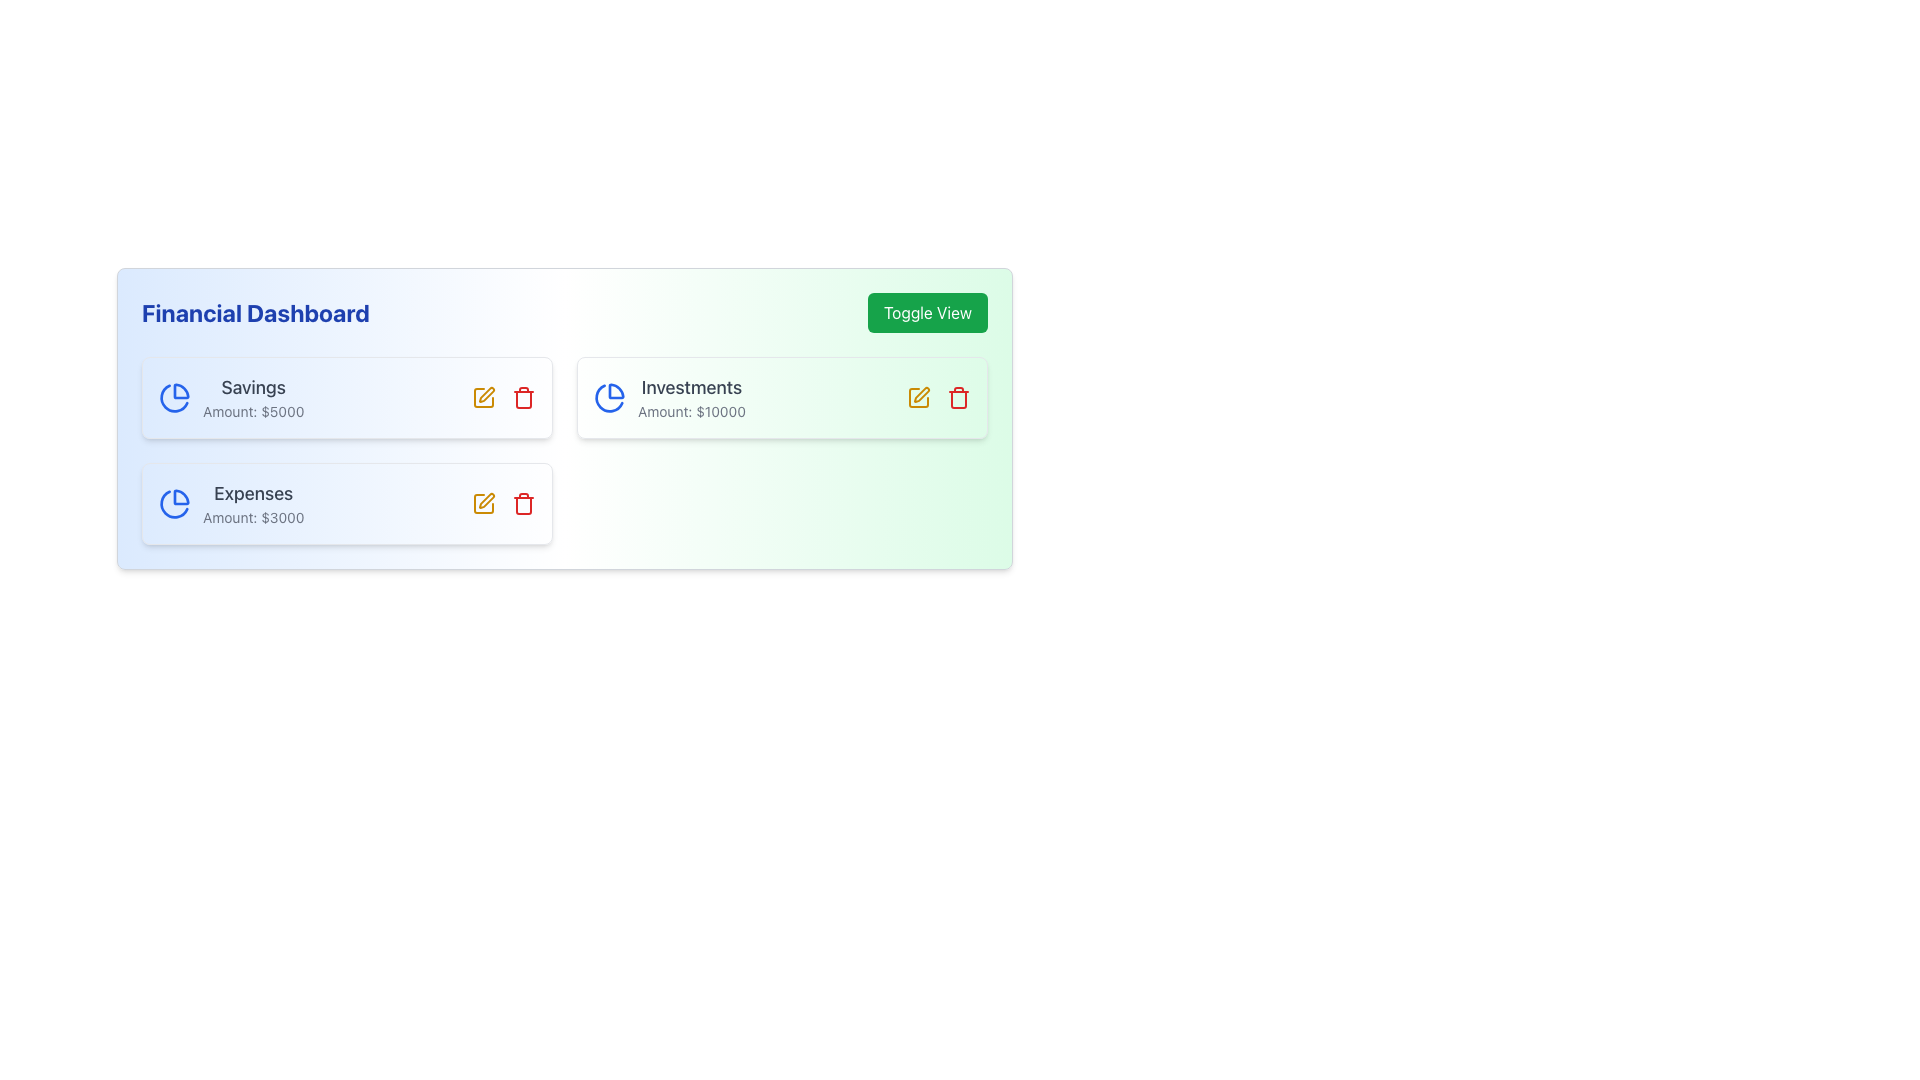  What do you see at coordinates (174, 397) in the screenshot?
I see `the circular pie chart icon, which is styled with a blue outline and filled with blue and white, located beside the 'Savings' text` at bounding box center [174, 397].